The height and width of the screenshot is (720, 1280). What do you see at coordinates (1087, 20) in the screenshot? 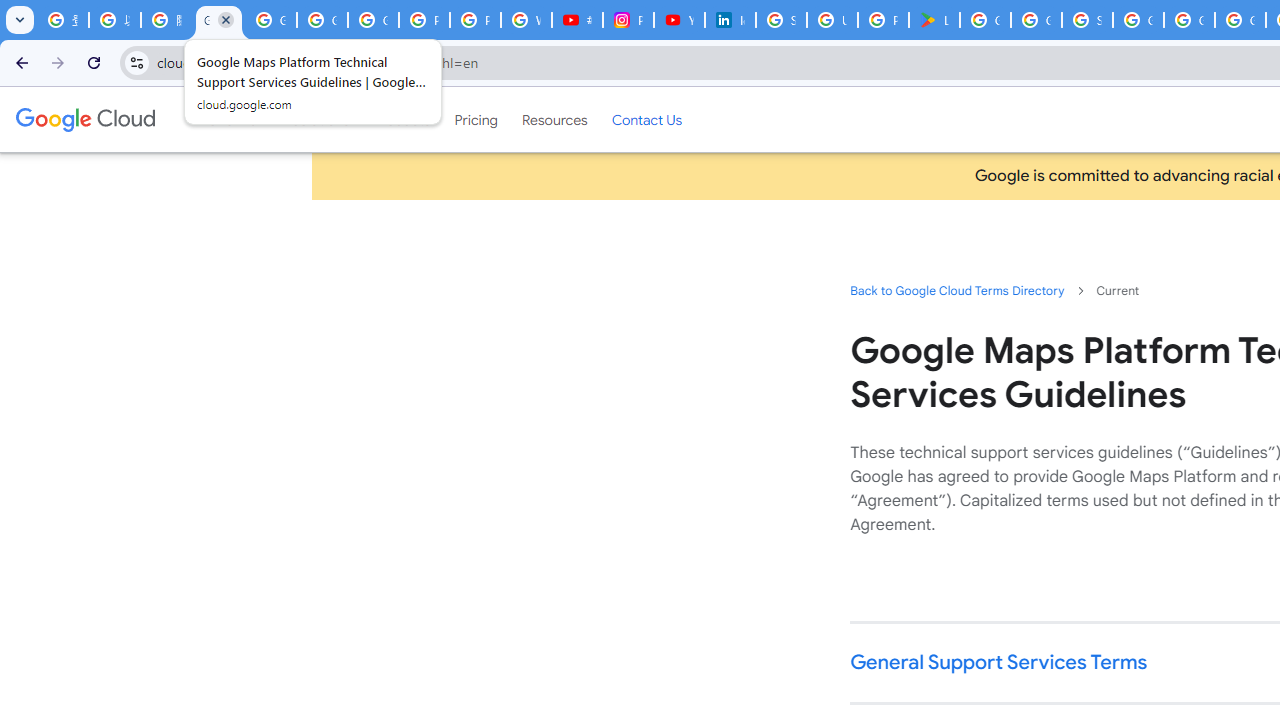
I see `'Sign in - Google Accounts'` at bounding box center [1087, 20].